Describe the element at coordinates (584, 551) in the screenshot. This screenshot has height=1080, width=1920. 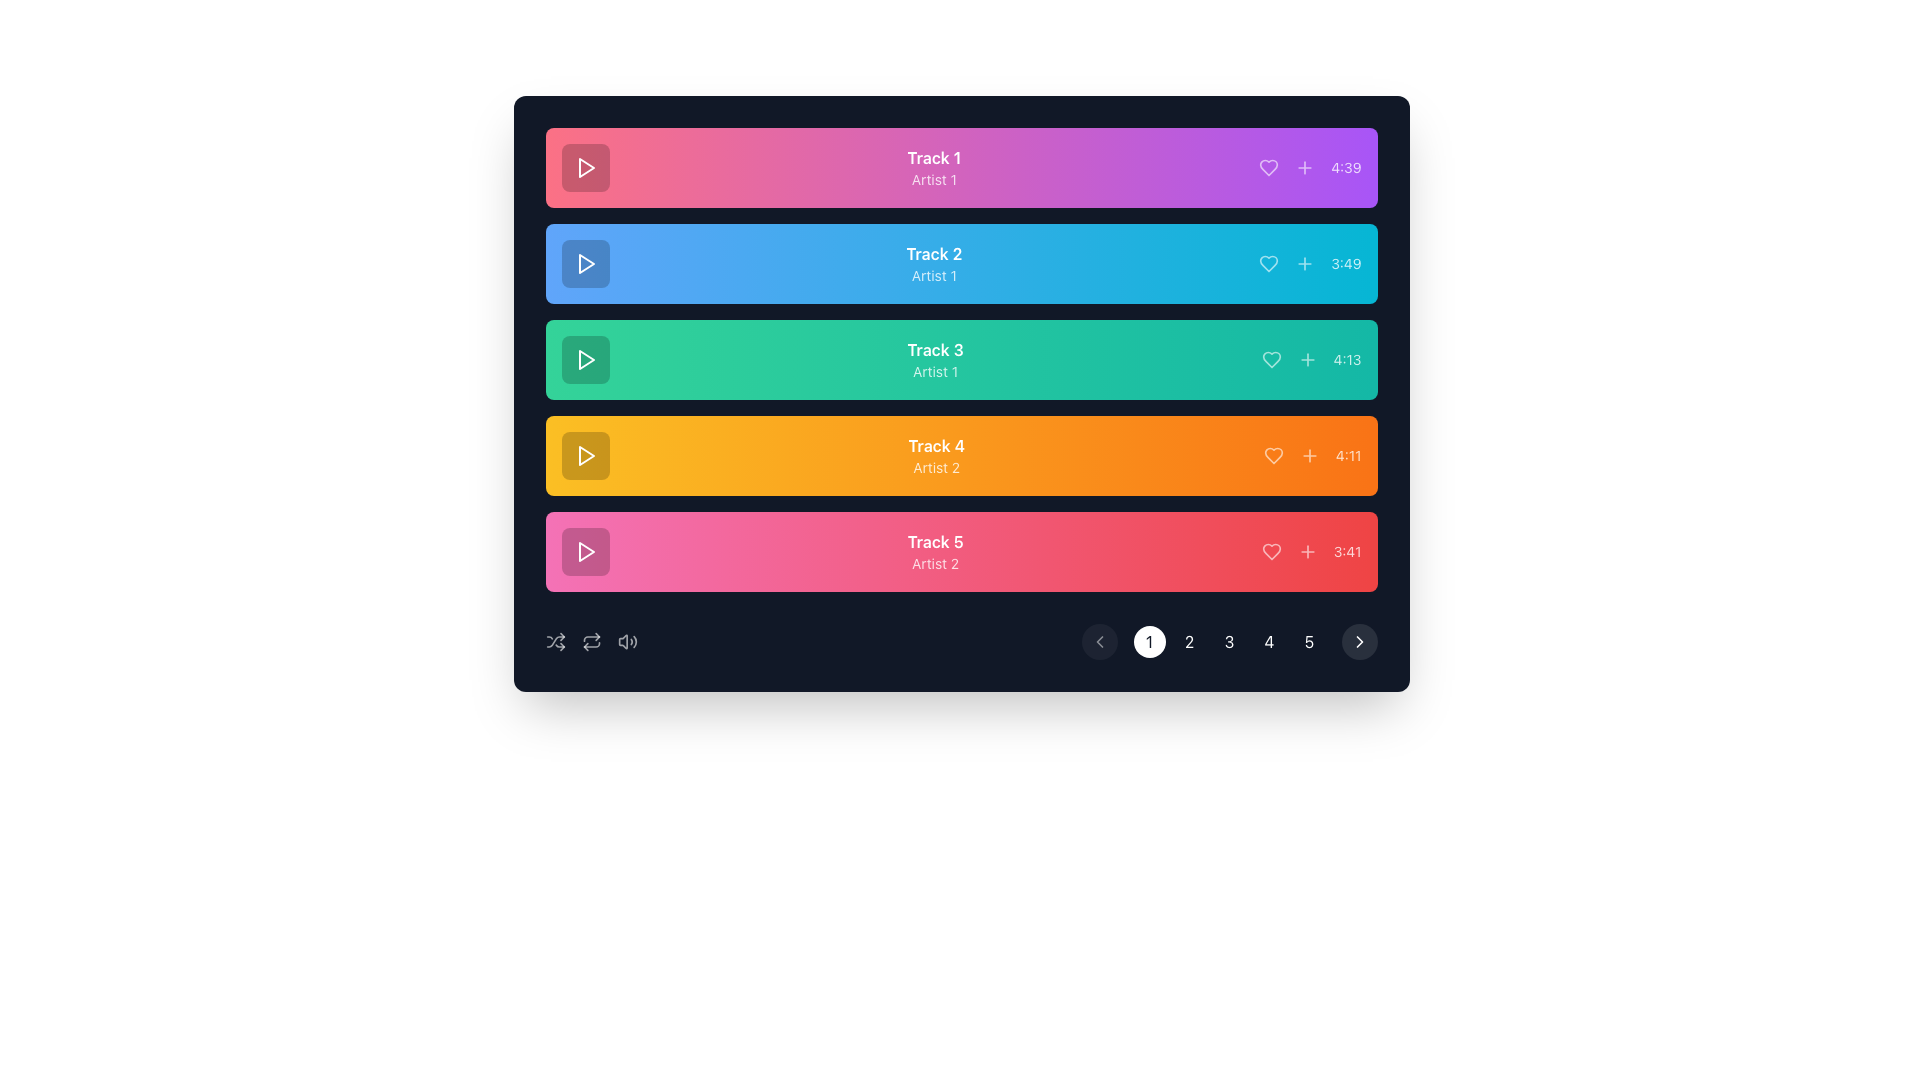
I see `the rounded square button with a black semi-transparent background and a white triangular play icon located at the leftmost position of Track 5 to play the track` at that location.